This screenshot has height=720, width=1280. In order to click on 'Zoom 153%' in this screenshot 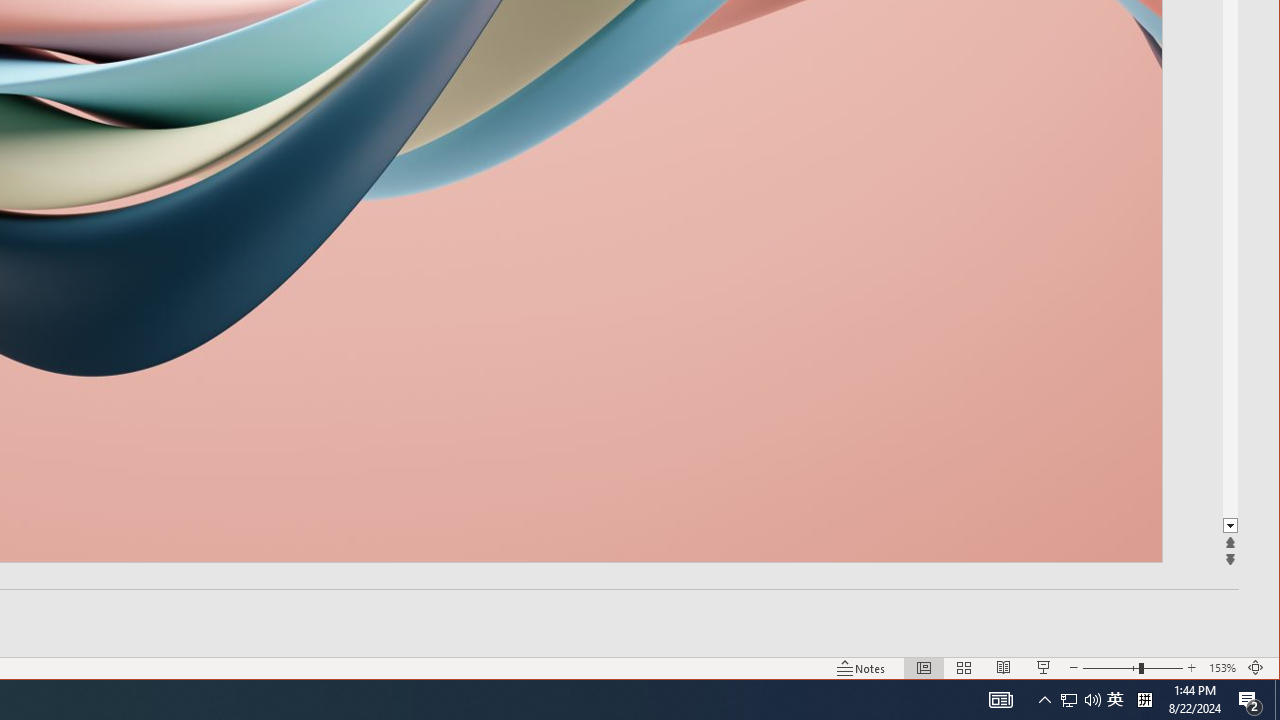, I will do `click(1221, 668)`.